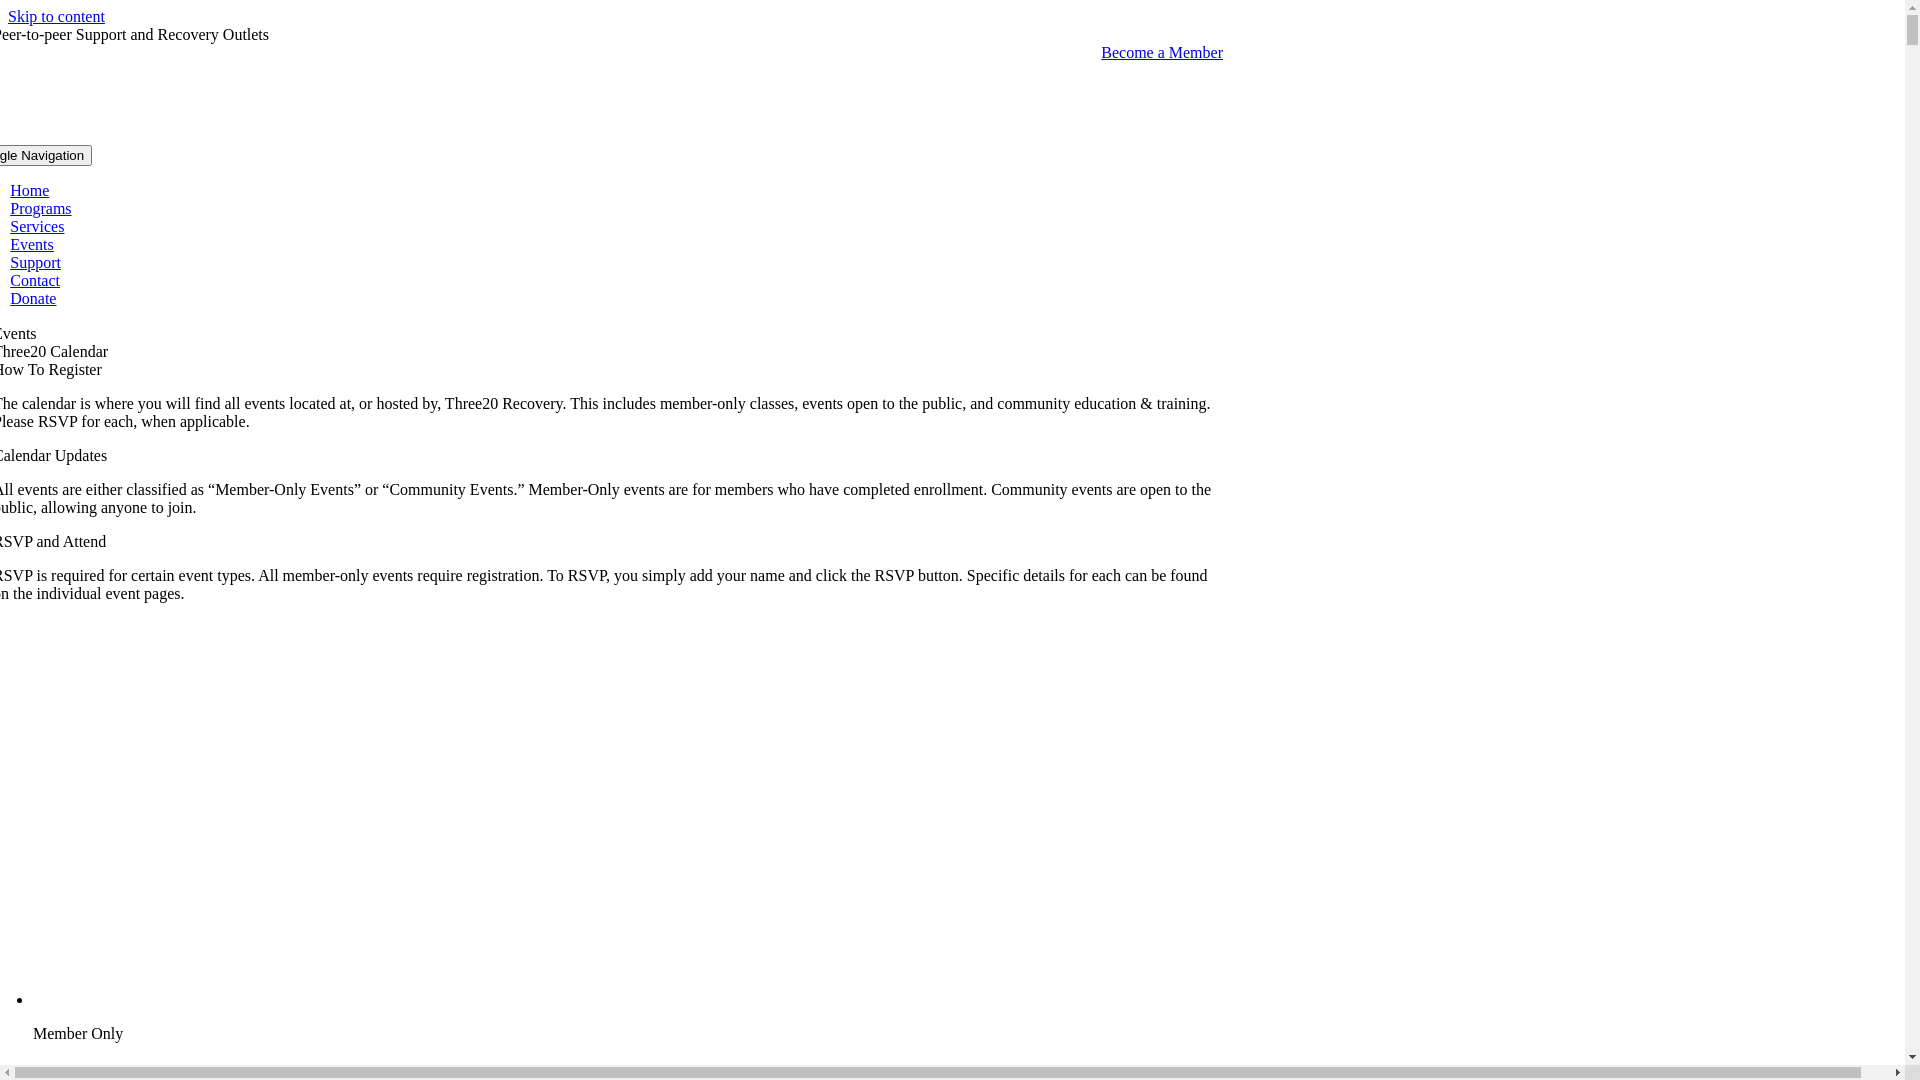 The height and width of the screenshot is (1080, 1920). What do you see at coordinates (34, 280) in the screenshot?
I see `'Contact'` at bounding box center [34, 280].